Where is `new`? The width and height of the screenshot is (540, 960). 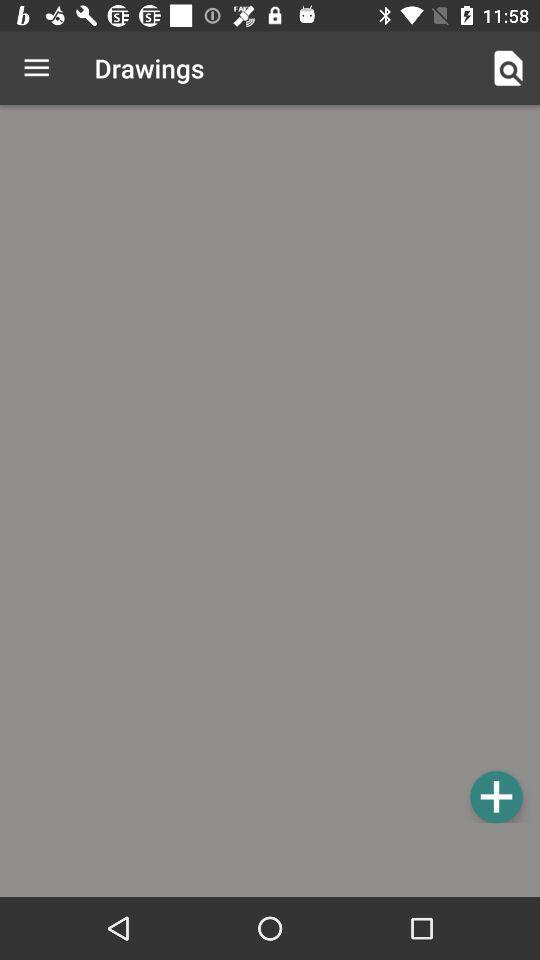
new is located at coordinates (495, 796).